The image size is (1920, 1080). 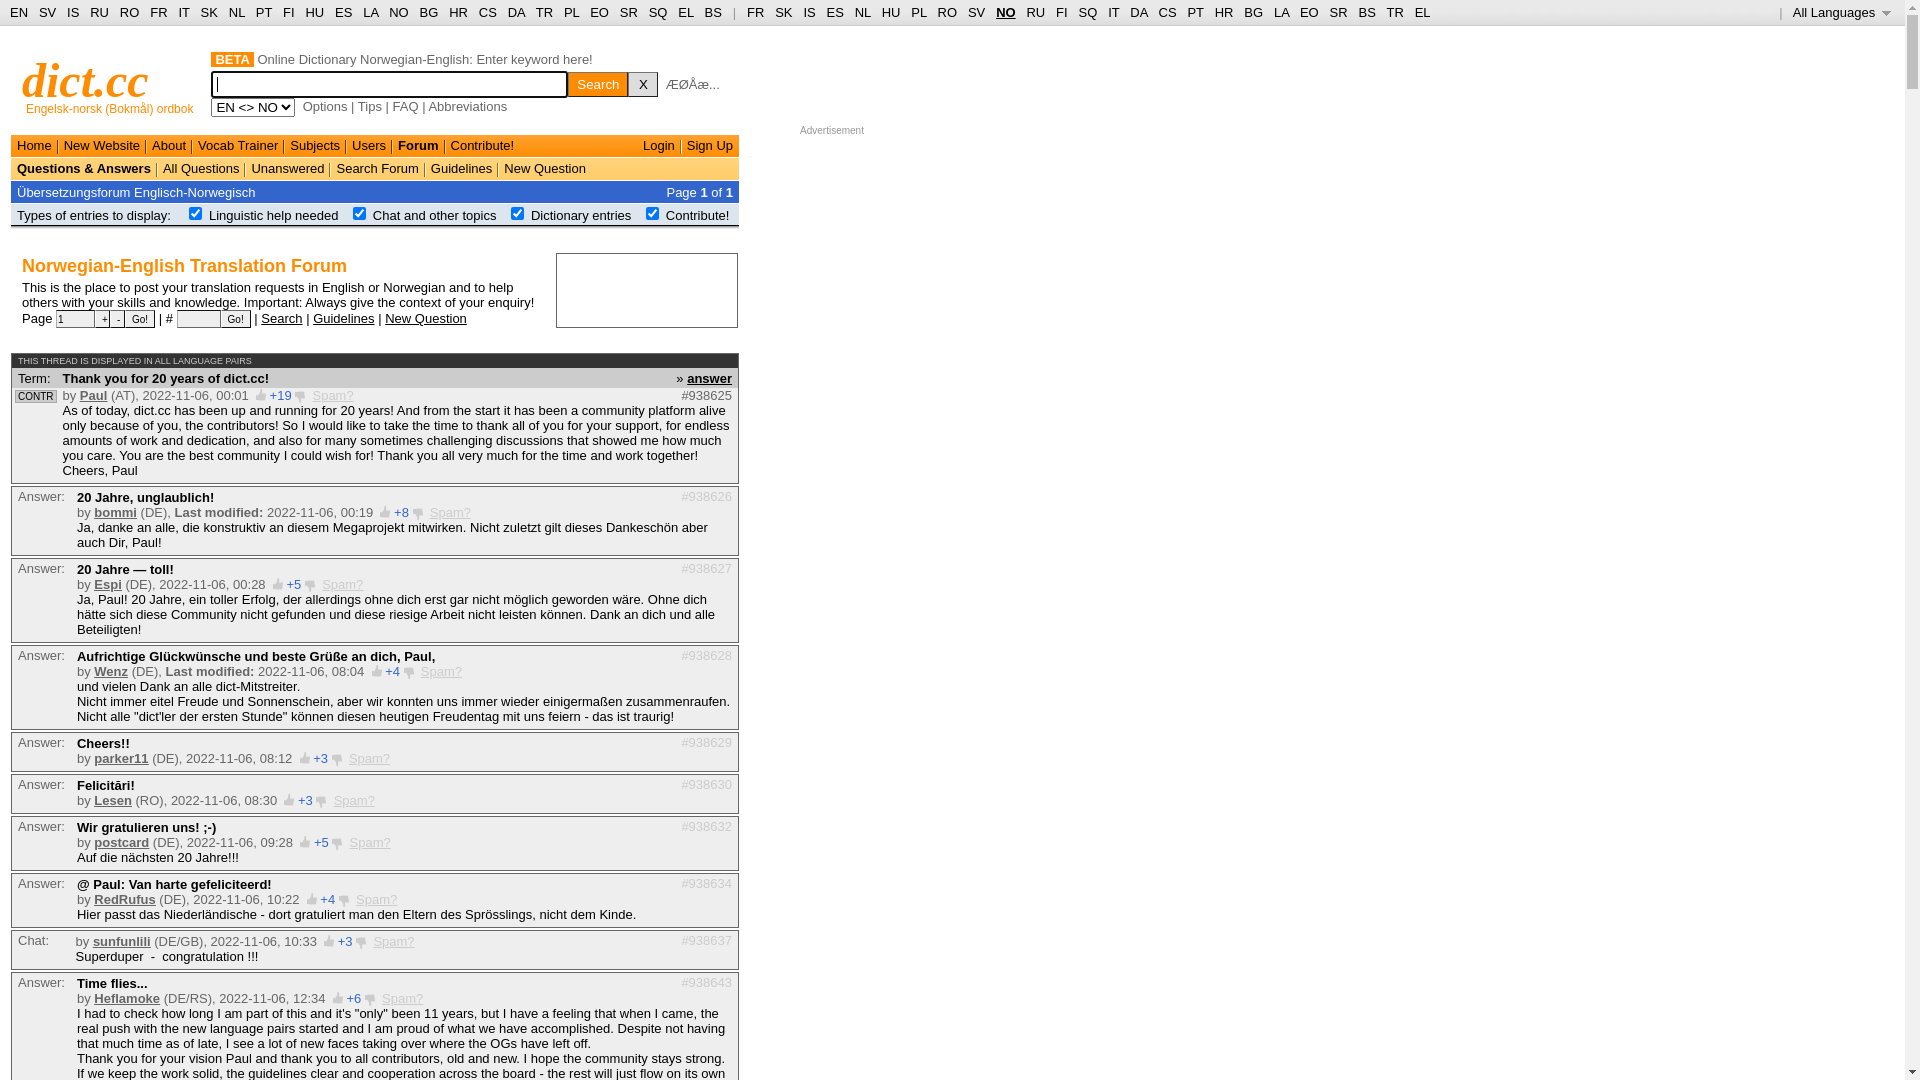 I want to click on '+3', so click(x=296, y=799).